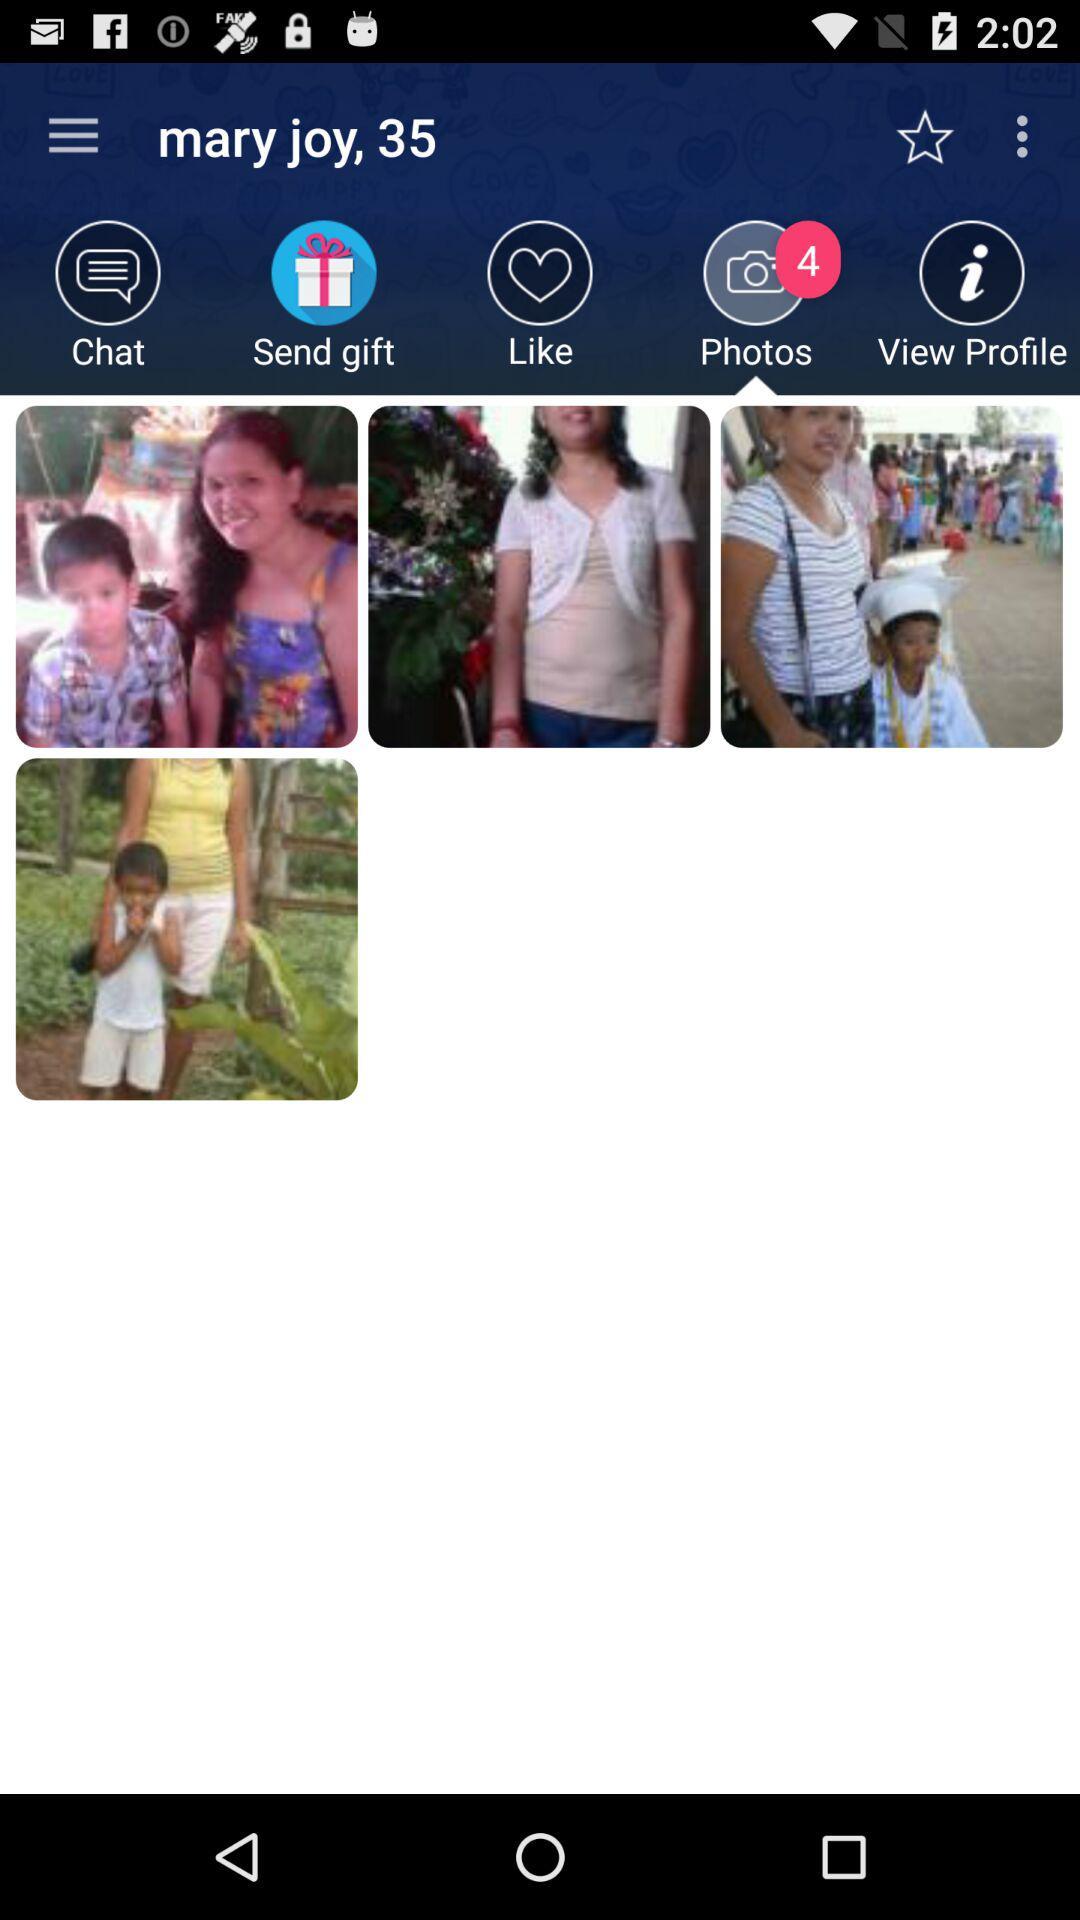 The image size is (1080, 1920). I want to click on icon next to the send gift, so click(108, 306).